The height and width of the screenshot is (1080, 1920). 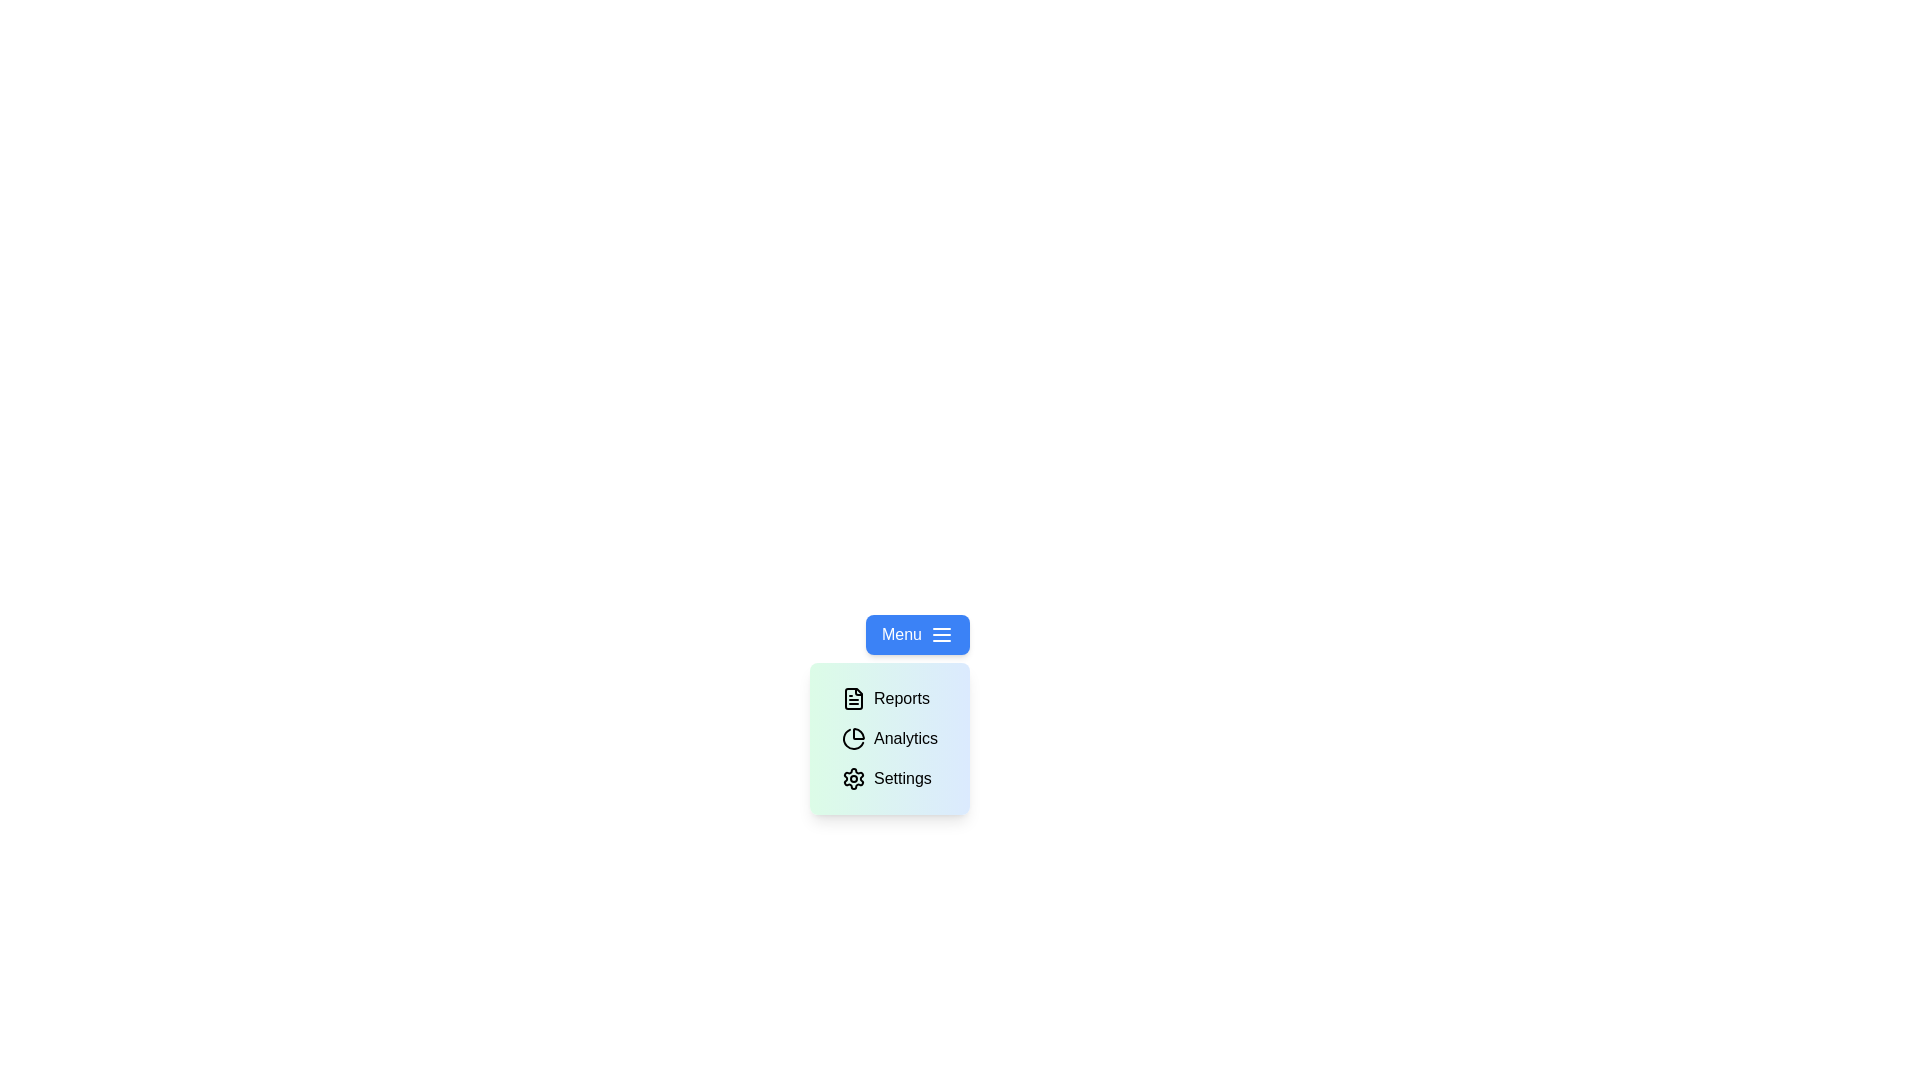 I want to click on the menu item Analytics to observe its hover effect, so click(x=888, y=739).